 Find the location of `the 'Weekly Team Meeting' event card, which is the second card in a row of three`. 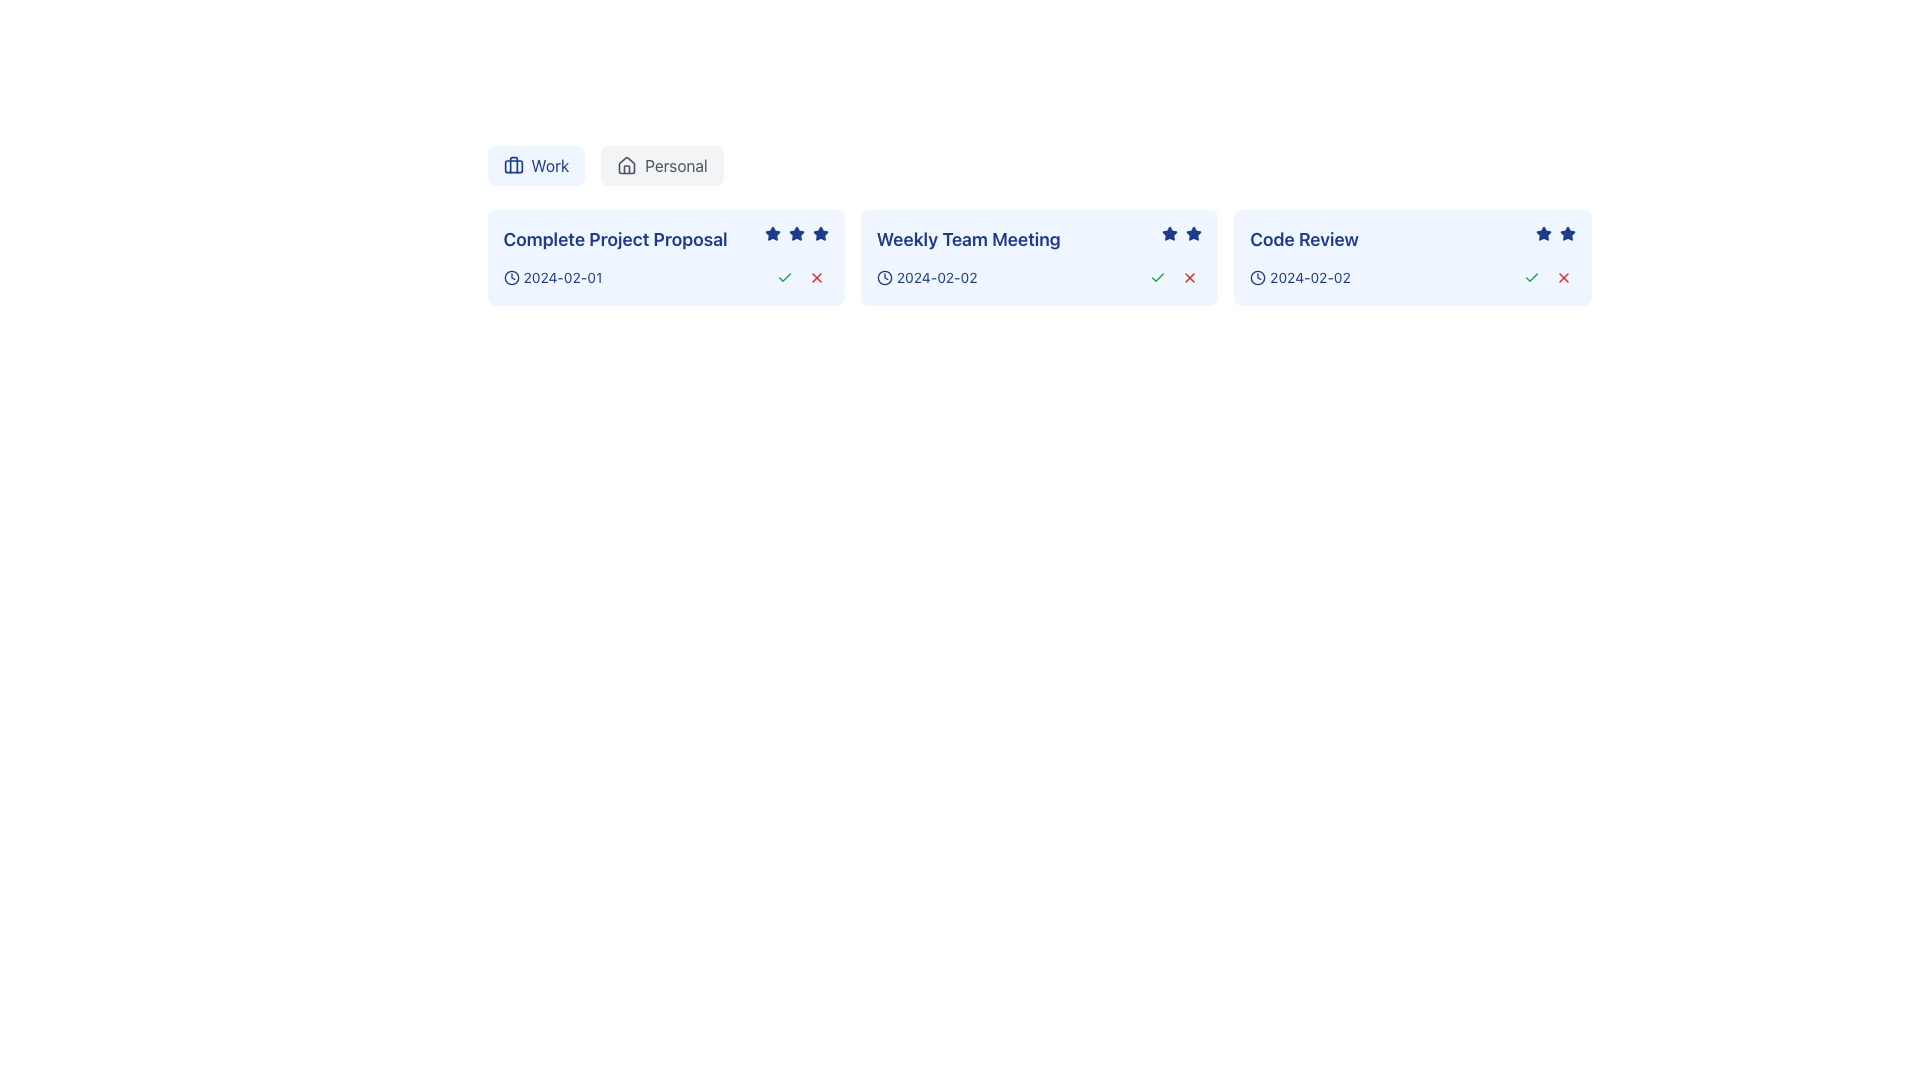

the 'Weekly Team Meeting' event card, which is the second card in a row of three is located at coordinates (1039, 257).